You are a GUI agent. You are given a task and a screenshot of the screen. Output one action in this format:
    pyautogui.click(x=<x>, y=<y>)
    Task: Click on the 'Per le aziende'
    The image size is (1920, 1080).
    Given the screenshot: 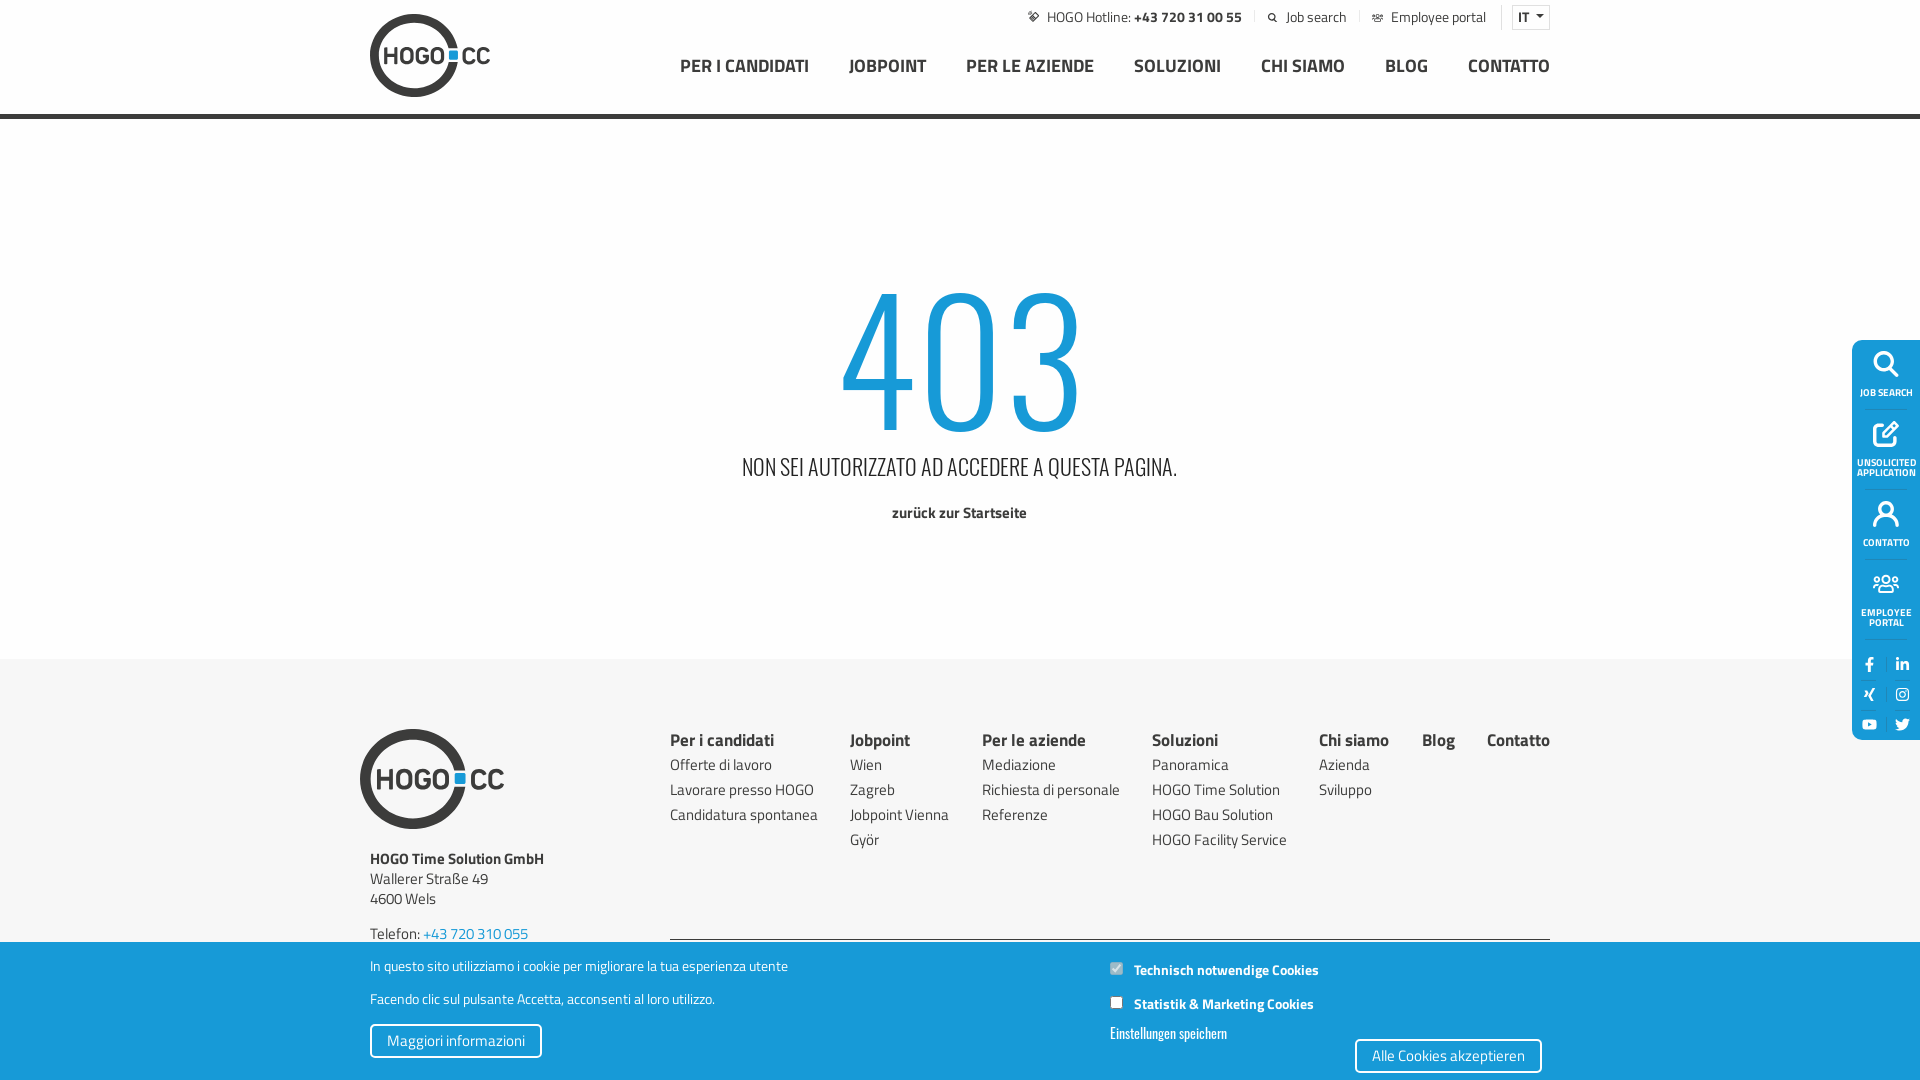 What is the action you would take?
    pyautogui.click(x=1033, y=743)
    